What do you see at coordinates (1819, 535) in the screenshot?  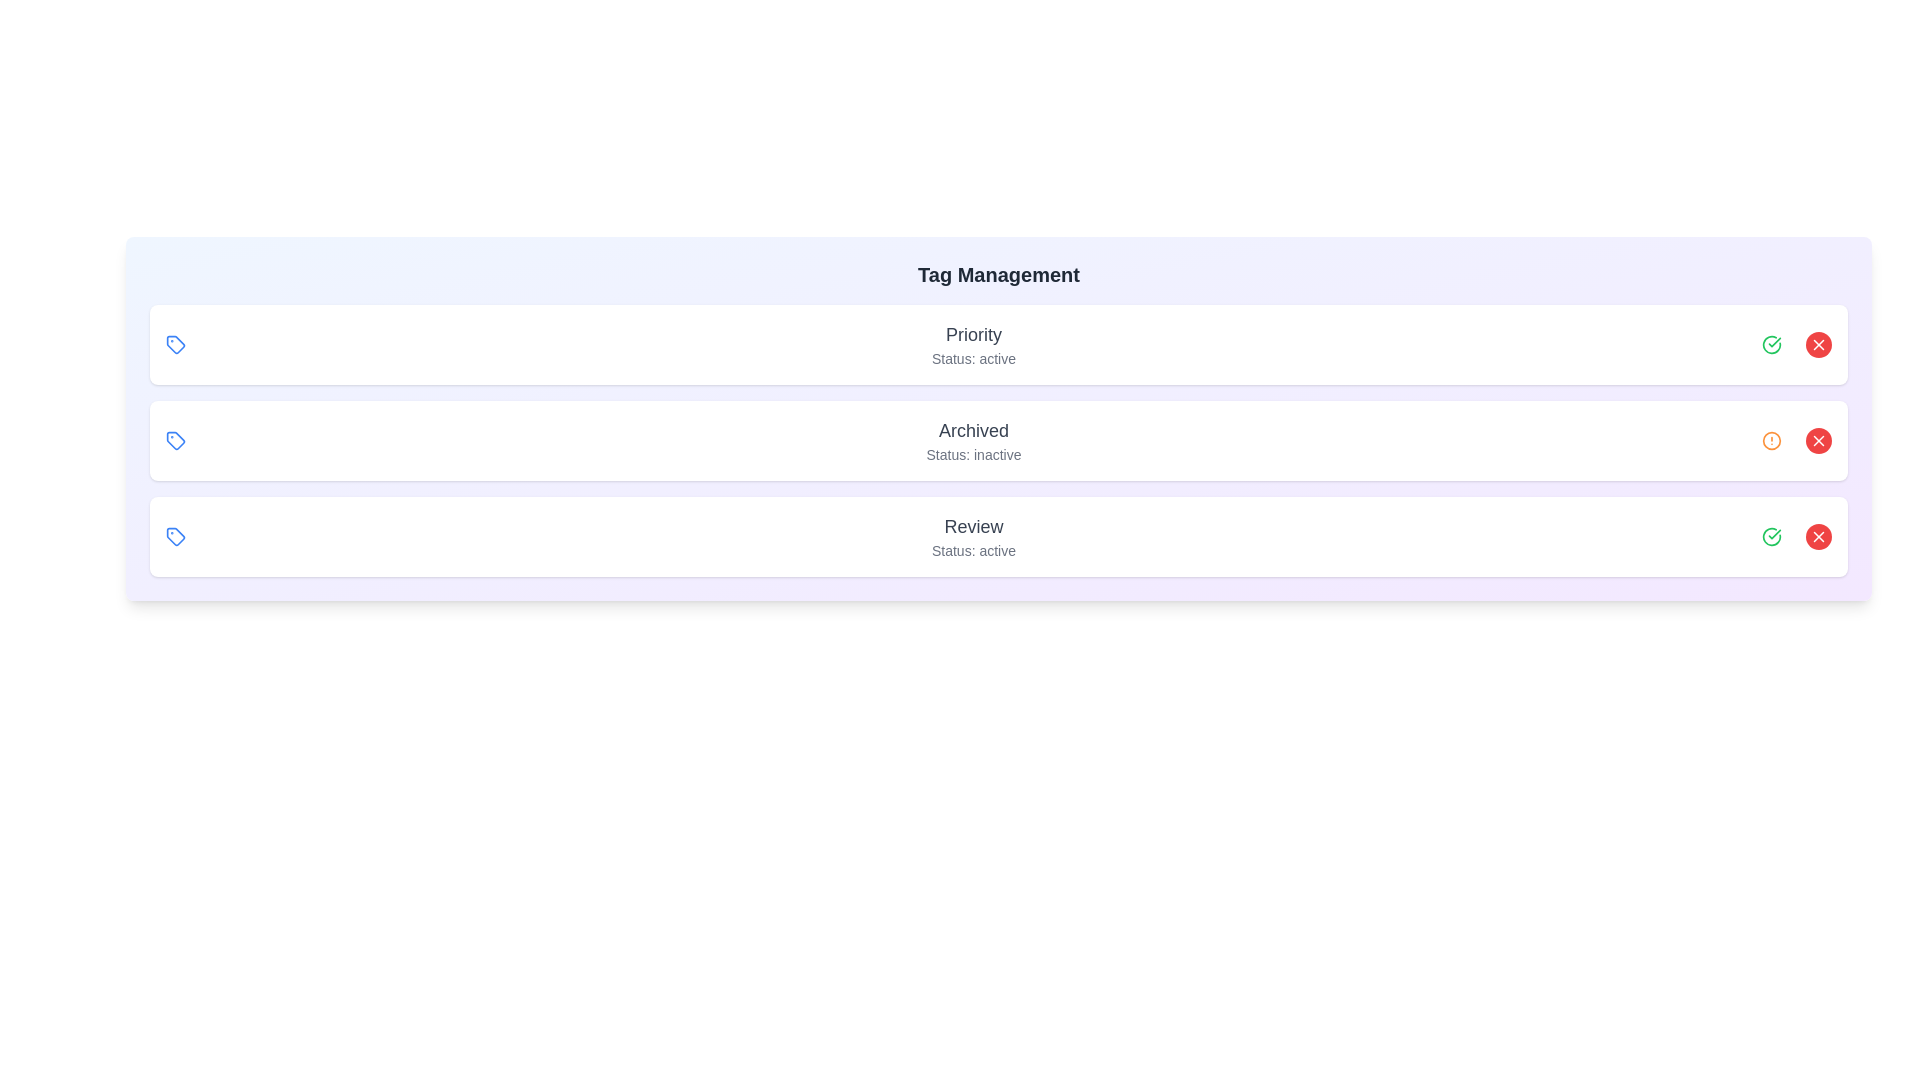 I see `the red 'X' button to remove the tag with name Review` at bounding box center [1819, 535].